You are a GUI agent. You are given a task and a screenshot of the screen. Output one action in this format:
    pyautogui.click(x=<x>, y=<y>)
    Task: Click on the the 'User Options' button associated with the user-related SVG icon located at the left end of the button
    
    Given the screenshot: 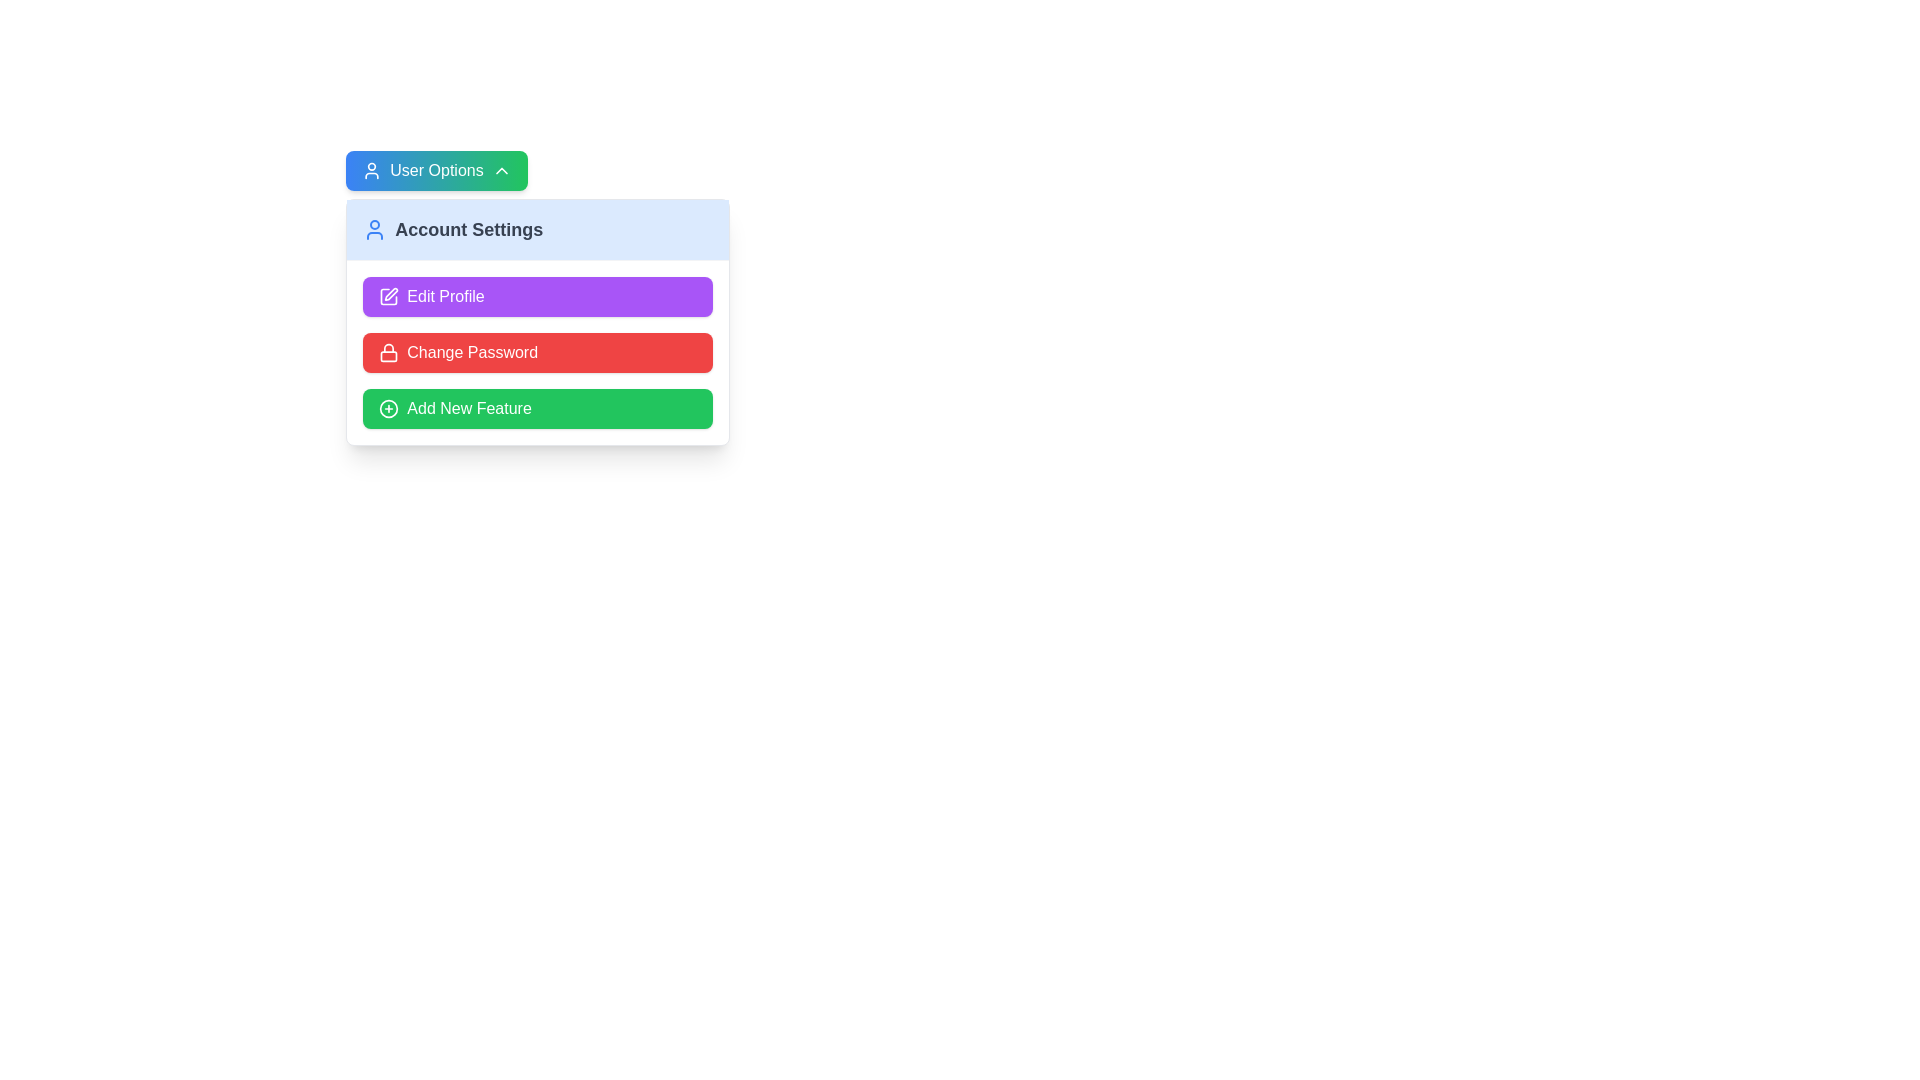 What is the action you would take?
    pyautogui.click(x=372, y=169)
    